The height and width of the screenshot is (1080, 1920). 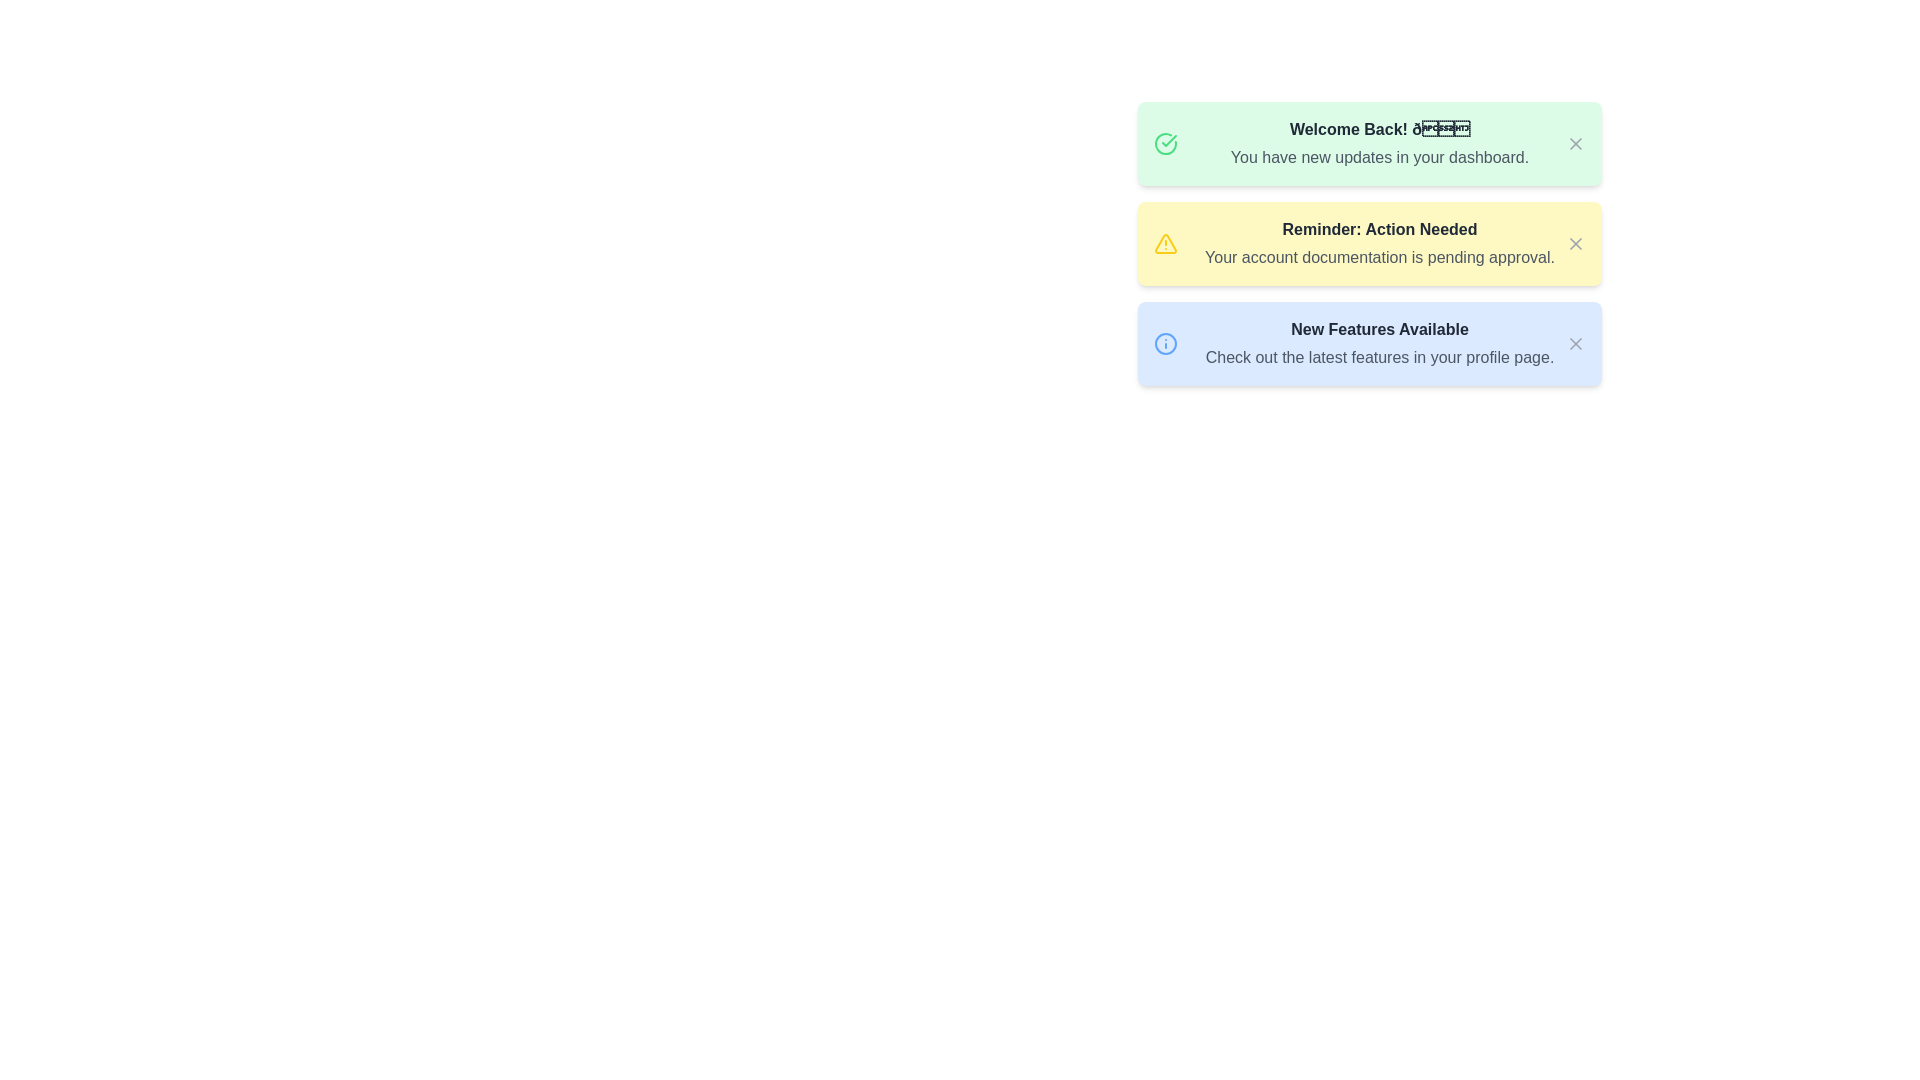 What do you see at coordinates (1166, 342) in the screenshot?
I see `the icon located within the notification card on the left side of the text content, which signifies that the notification contains additional information` at bounding box center [1166, 342].